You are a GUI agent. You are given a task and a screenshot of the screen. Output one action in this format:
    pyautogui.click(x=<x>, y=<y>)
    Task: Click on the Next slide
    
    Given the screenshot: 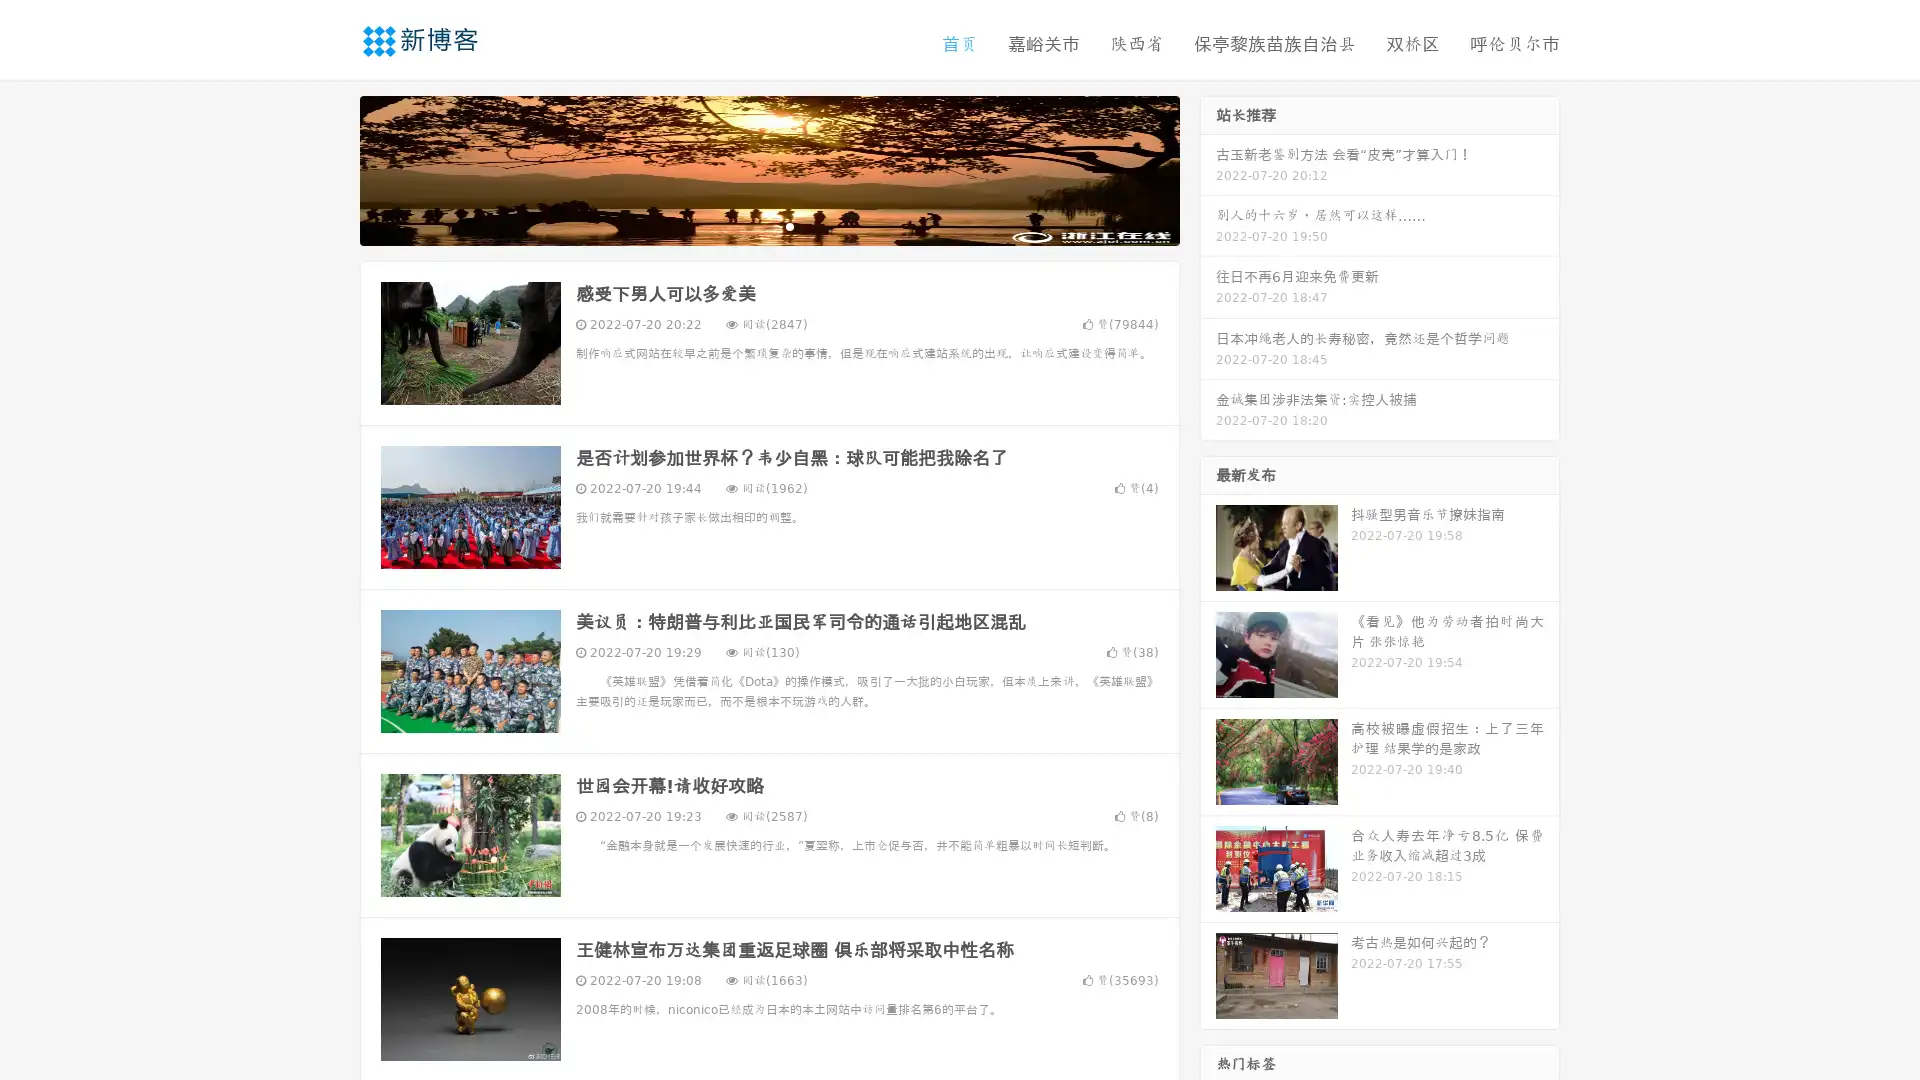 What is the action you would take?
    pyautogui.click(x=1208, y=168)
    